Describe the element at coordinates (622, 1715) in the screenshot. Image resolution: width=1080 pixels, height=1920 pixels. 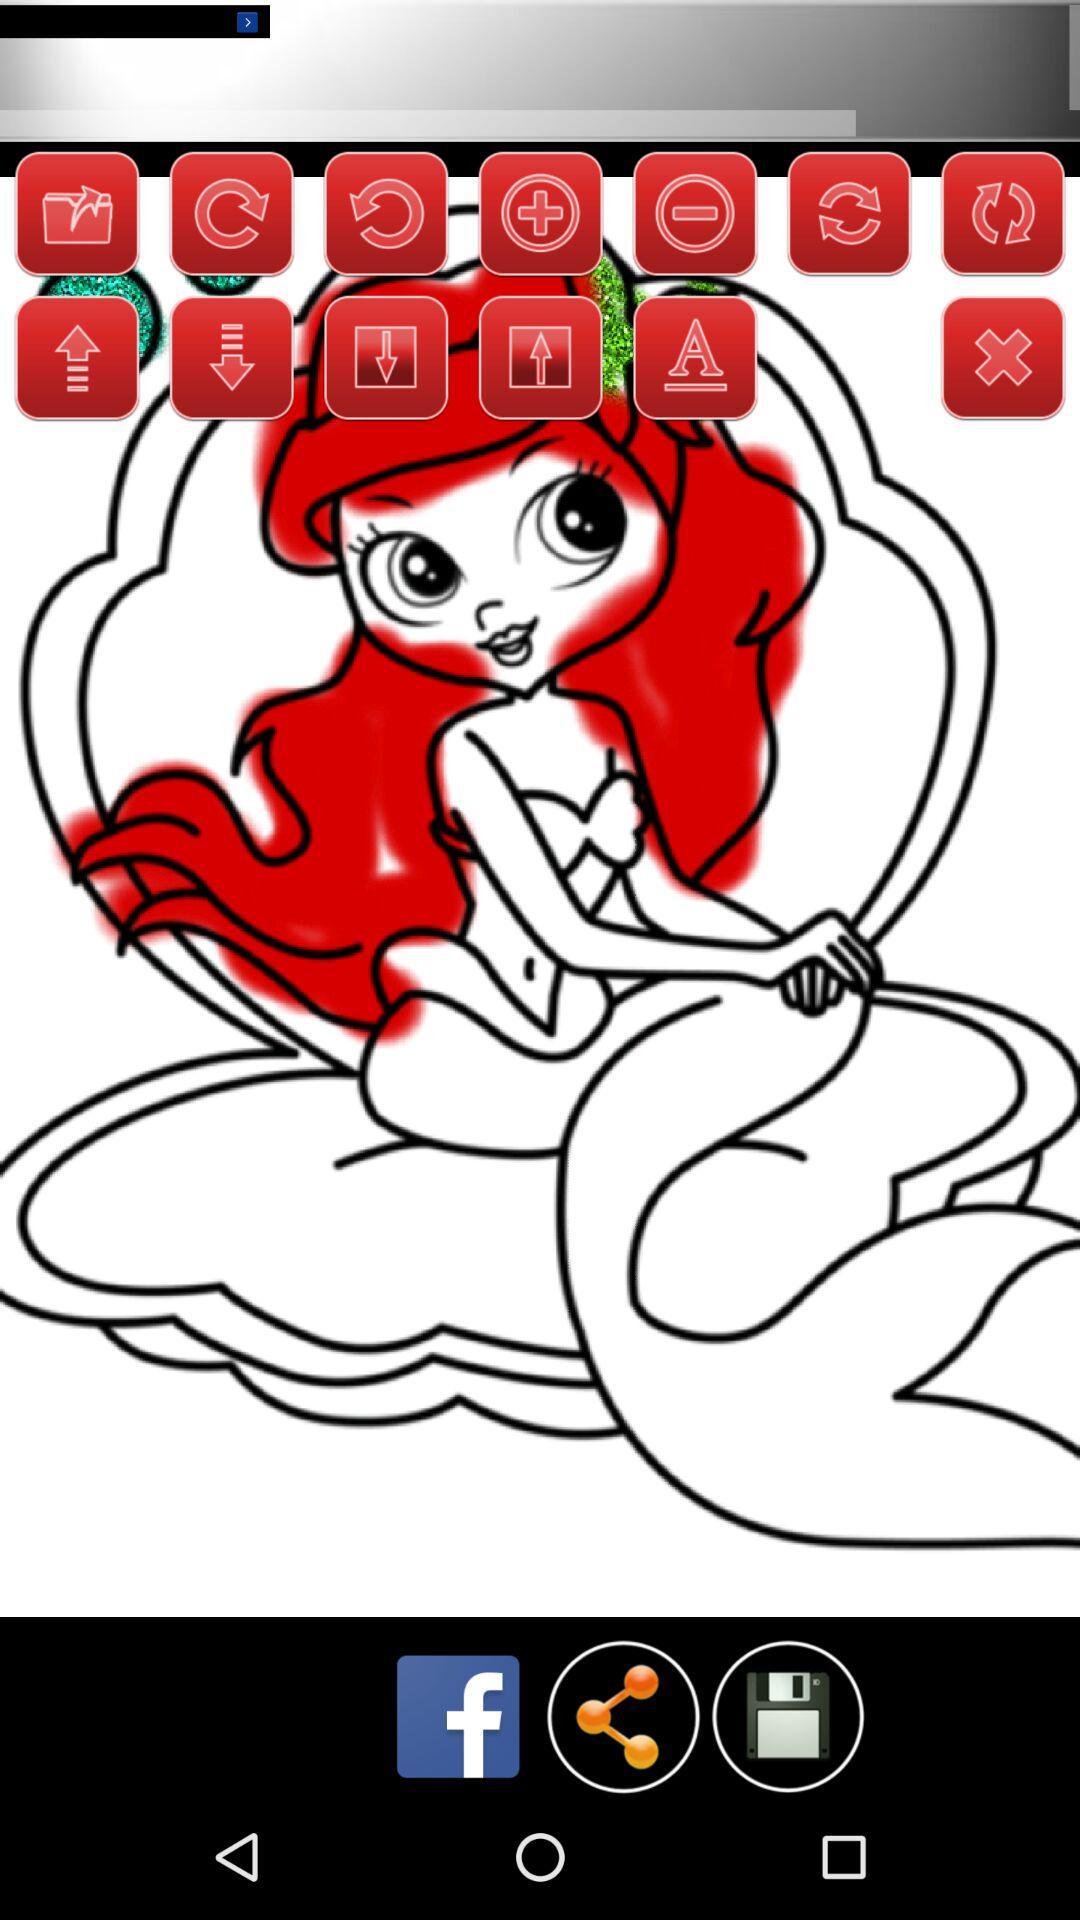
I see `share icon` at that location.